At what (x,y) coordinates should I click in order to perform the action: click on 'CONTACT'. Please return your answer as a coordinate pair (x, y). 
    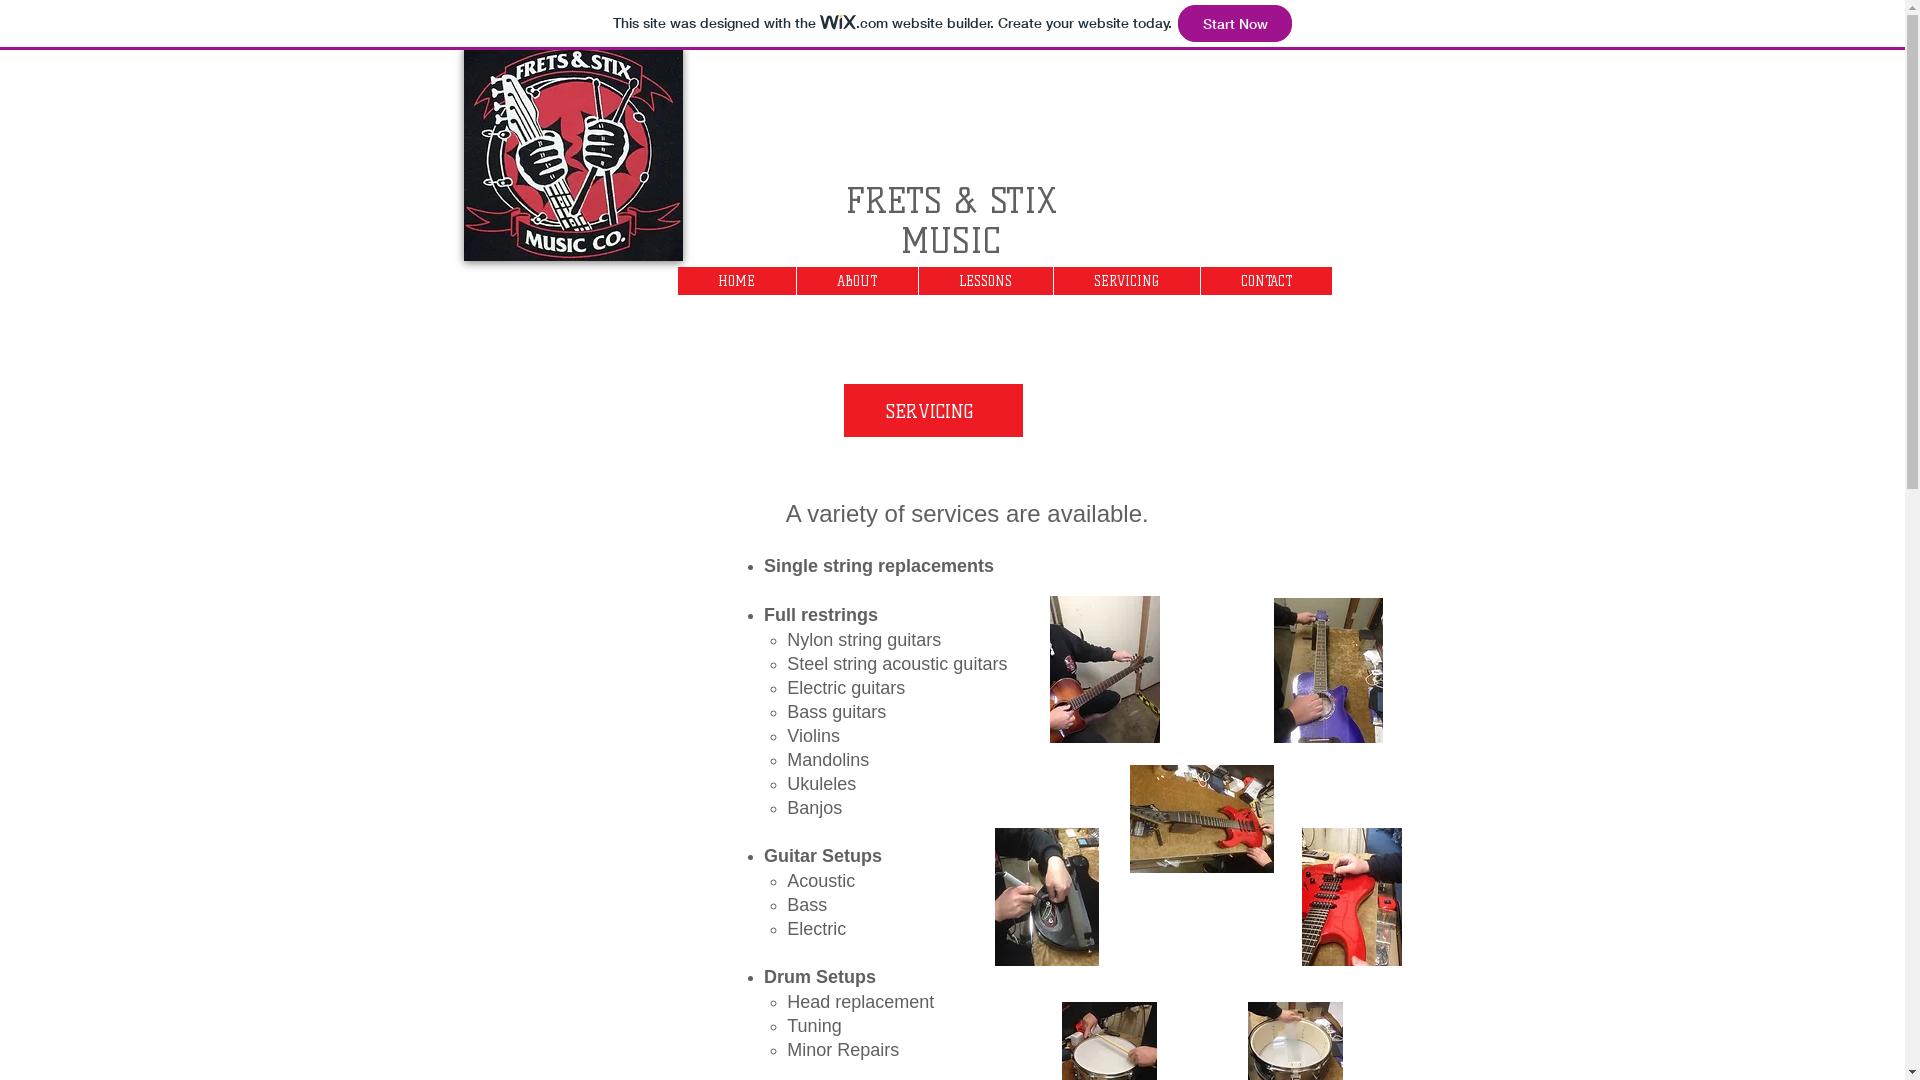
    Looking at the image, I should click on (1265, 281).